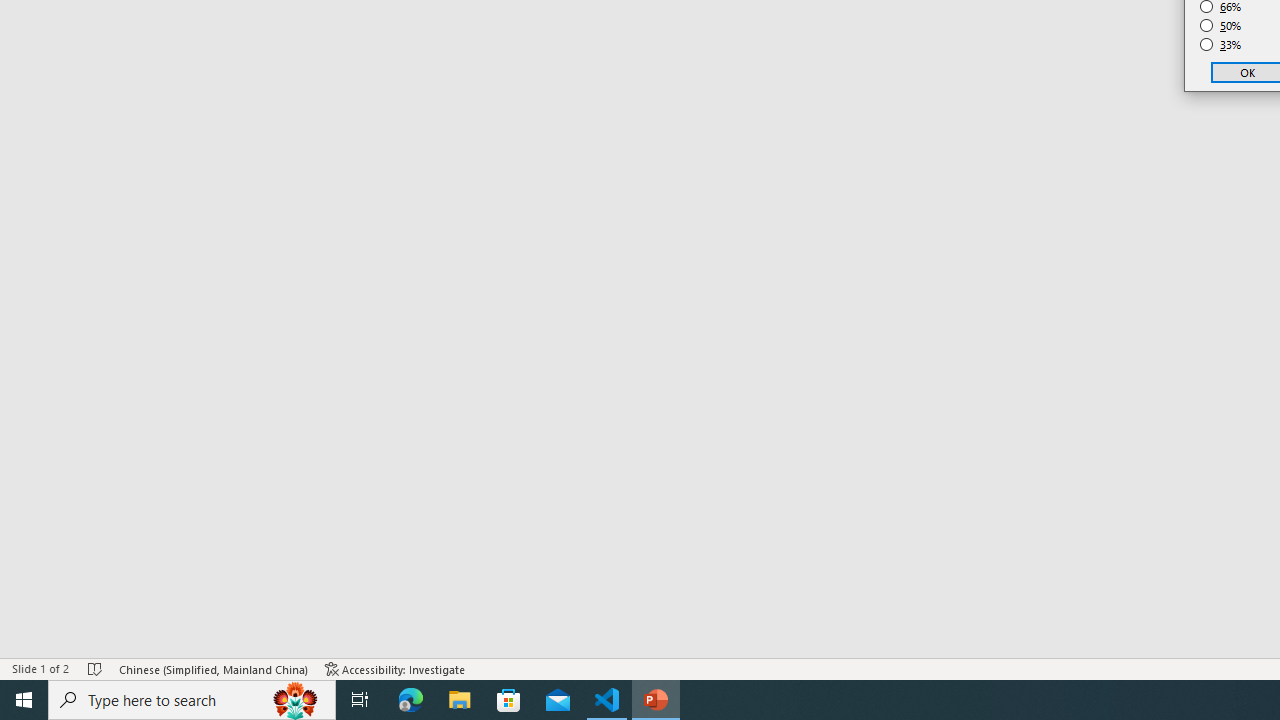 The width and height of the screenshot is (1280, 720). What do you see at coordinates (509, 698) in the screenshot?
I see `'Microsoft Store'` at bounding box center [509, 698].